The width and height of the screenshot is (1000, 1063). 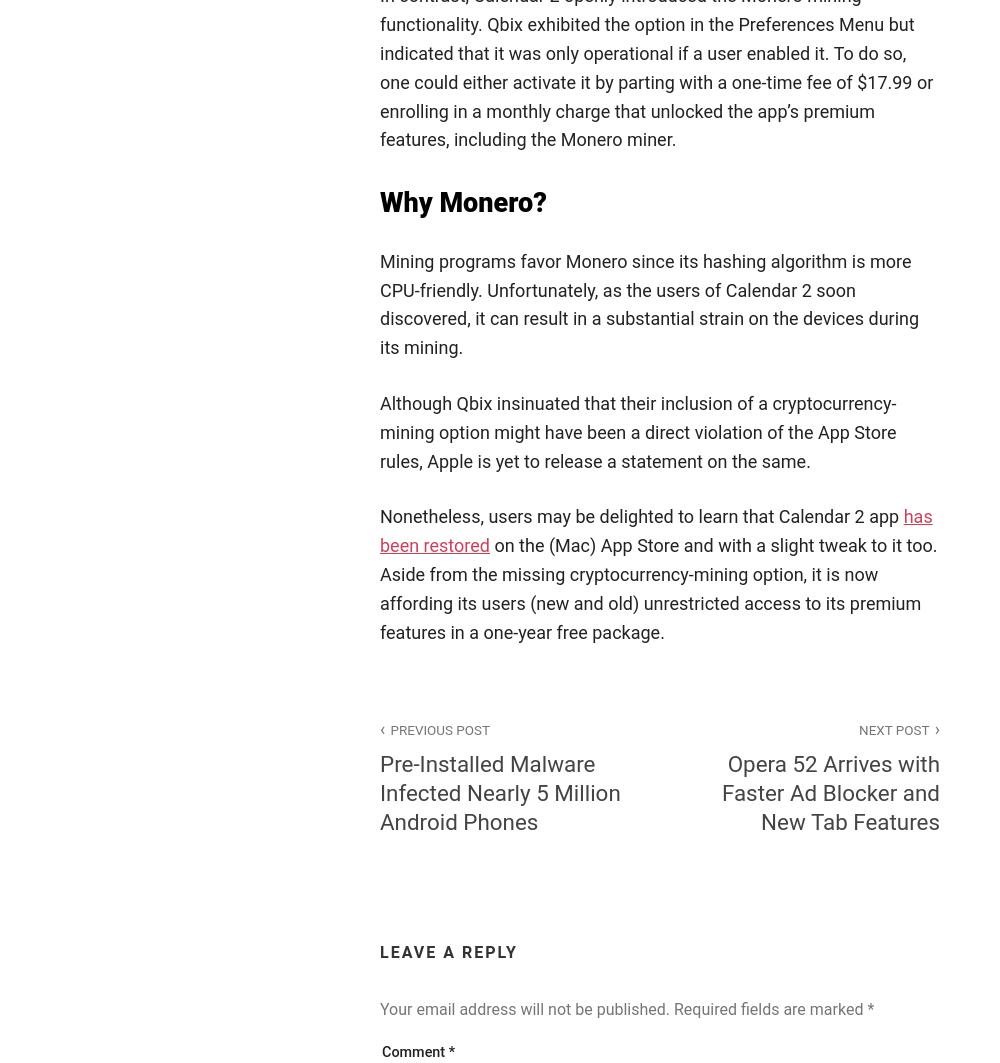 I want to click on 'Although Qbix insinuated that their inclusion of a cryptocurrency-mining option might have been a direct violation of the App Store rules, Apple is yet to release a statement on the same.', so click(x=638, y=431).